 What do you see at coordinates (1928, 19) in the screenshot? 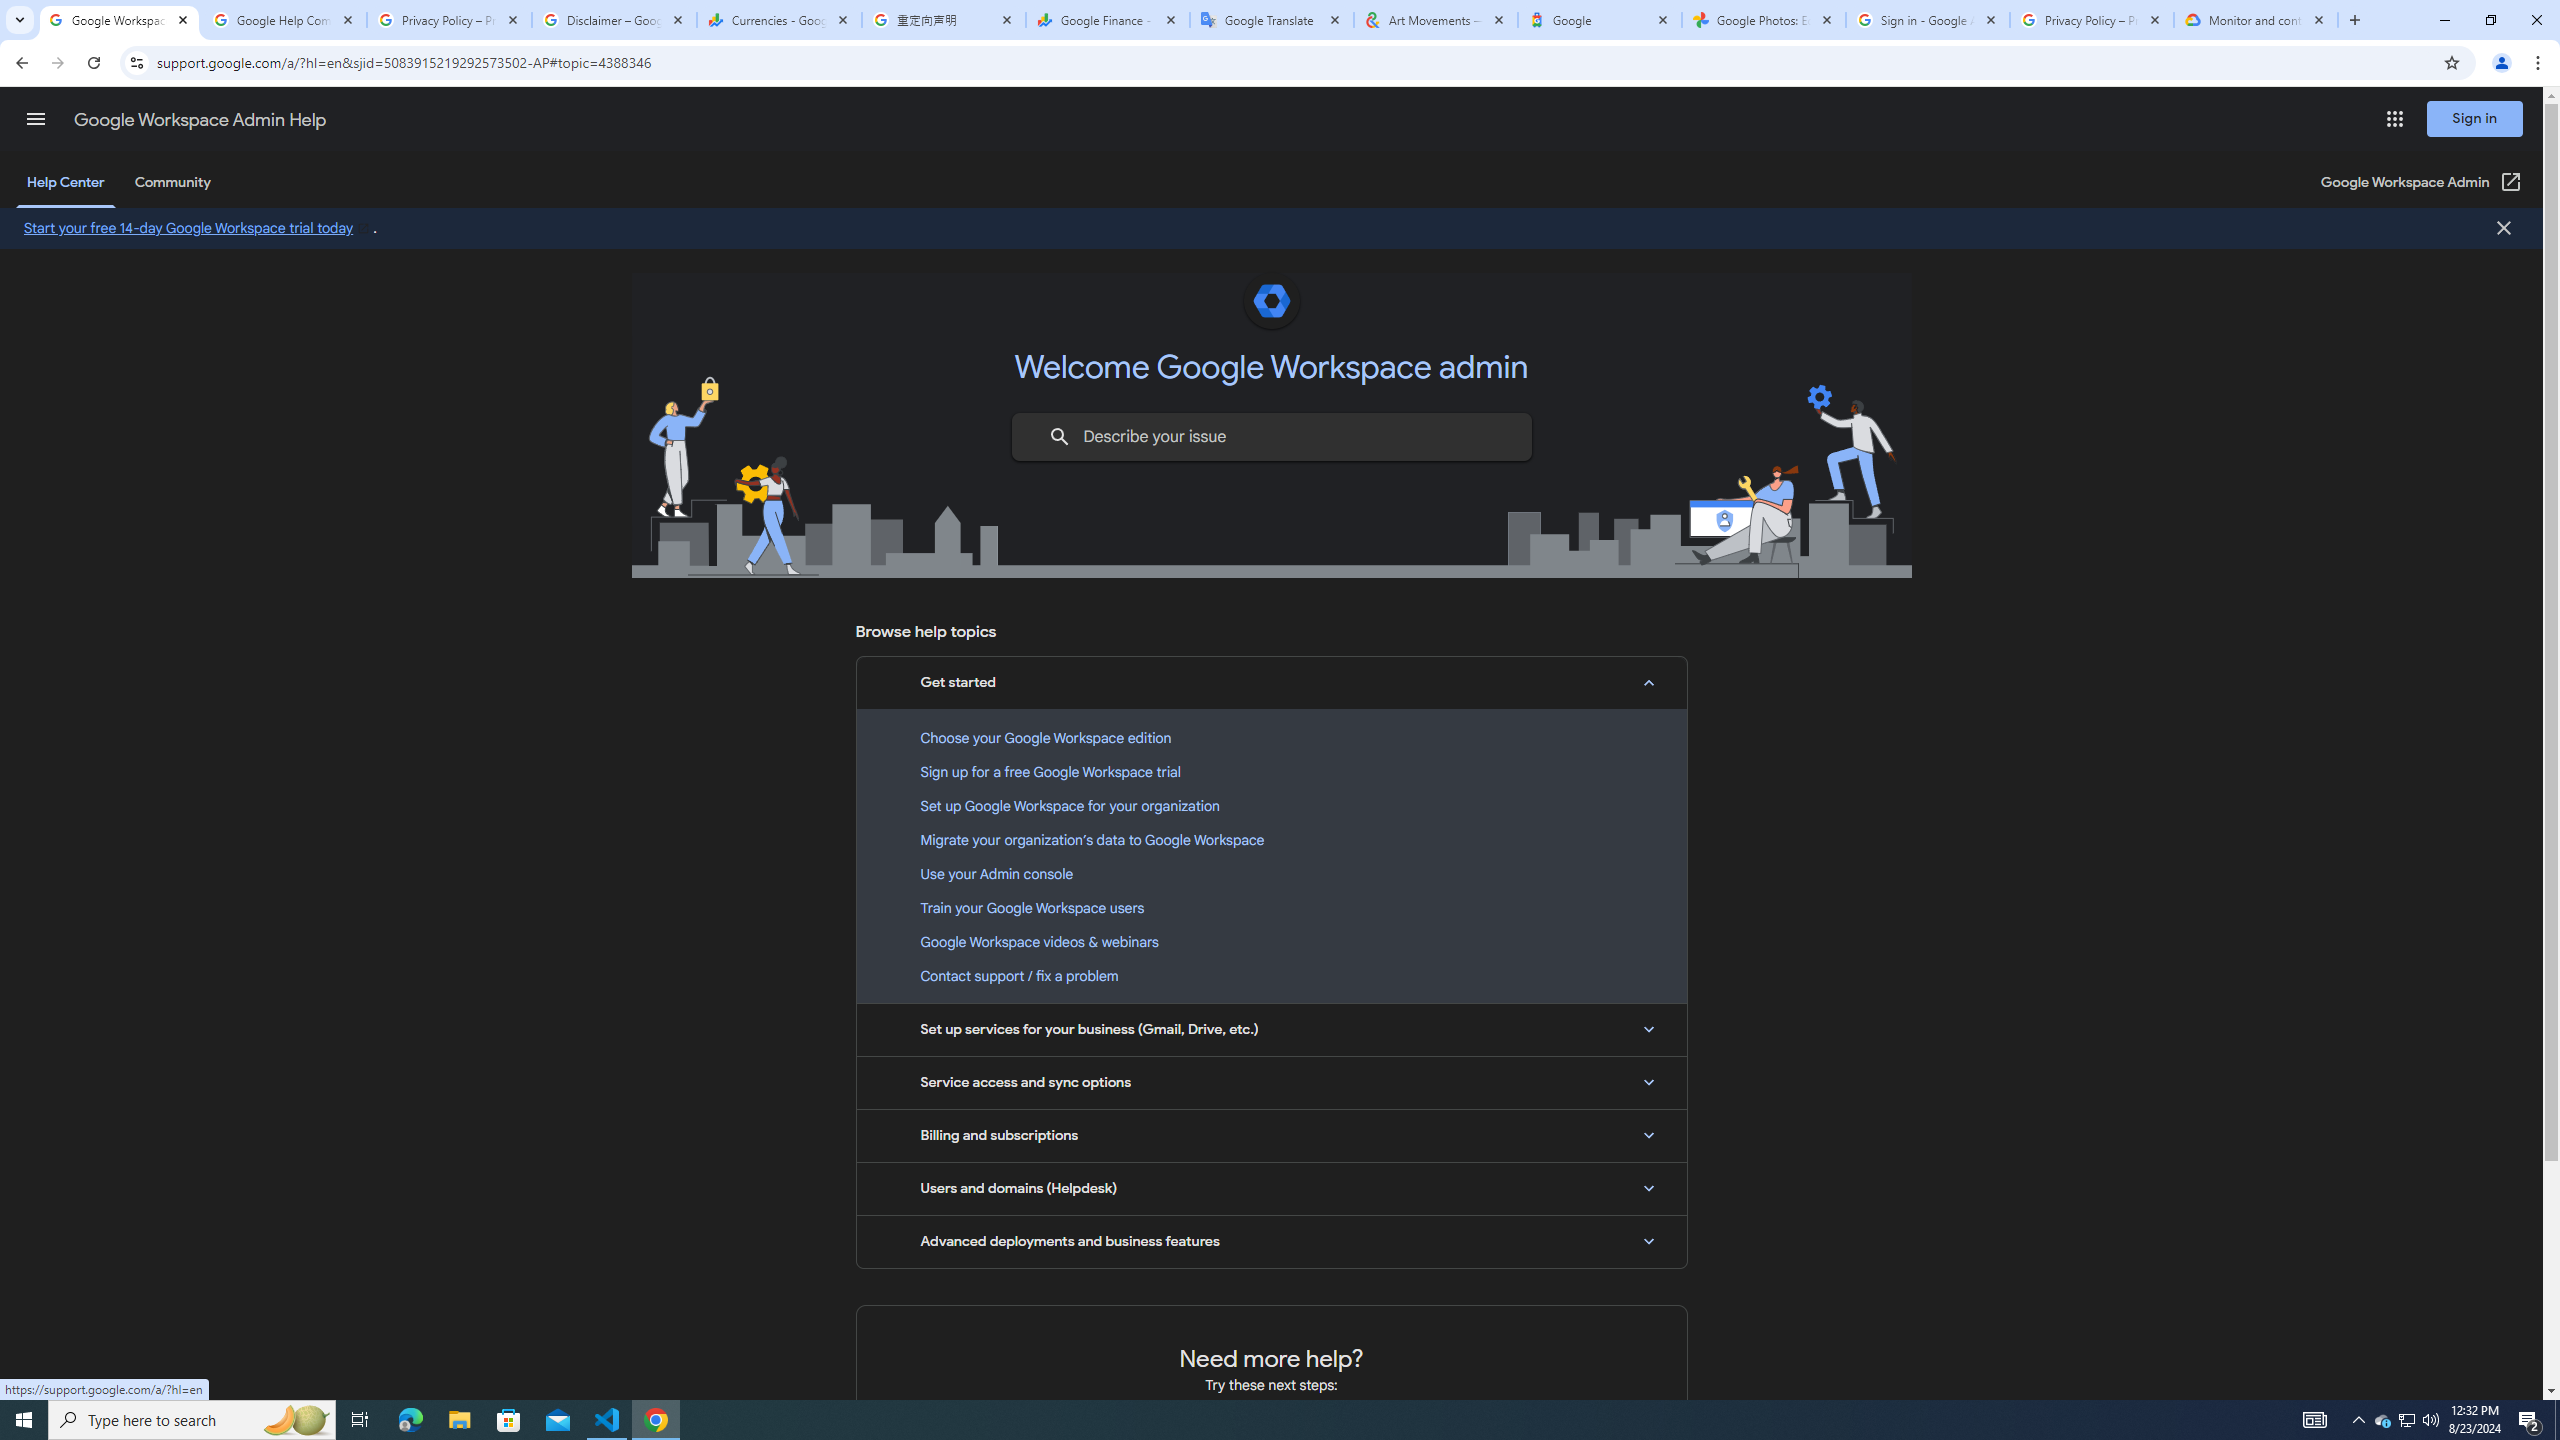
I see `'Sign in - Google Accounts'` at bounding box center [1928, 19].